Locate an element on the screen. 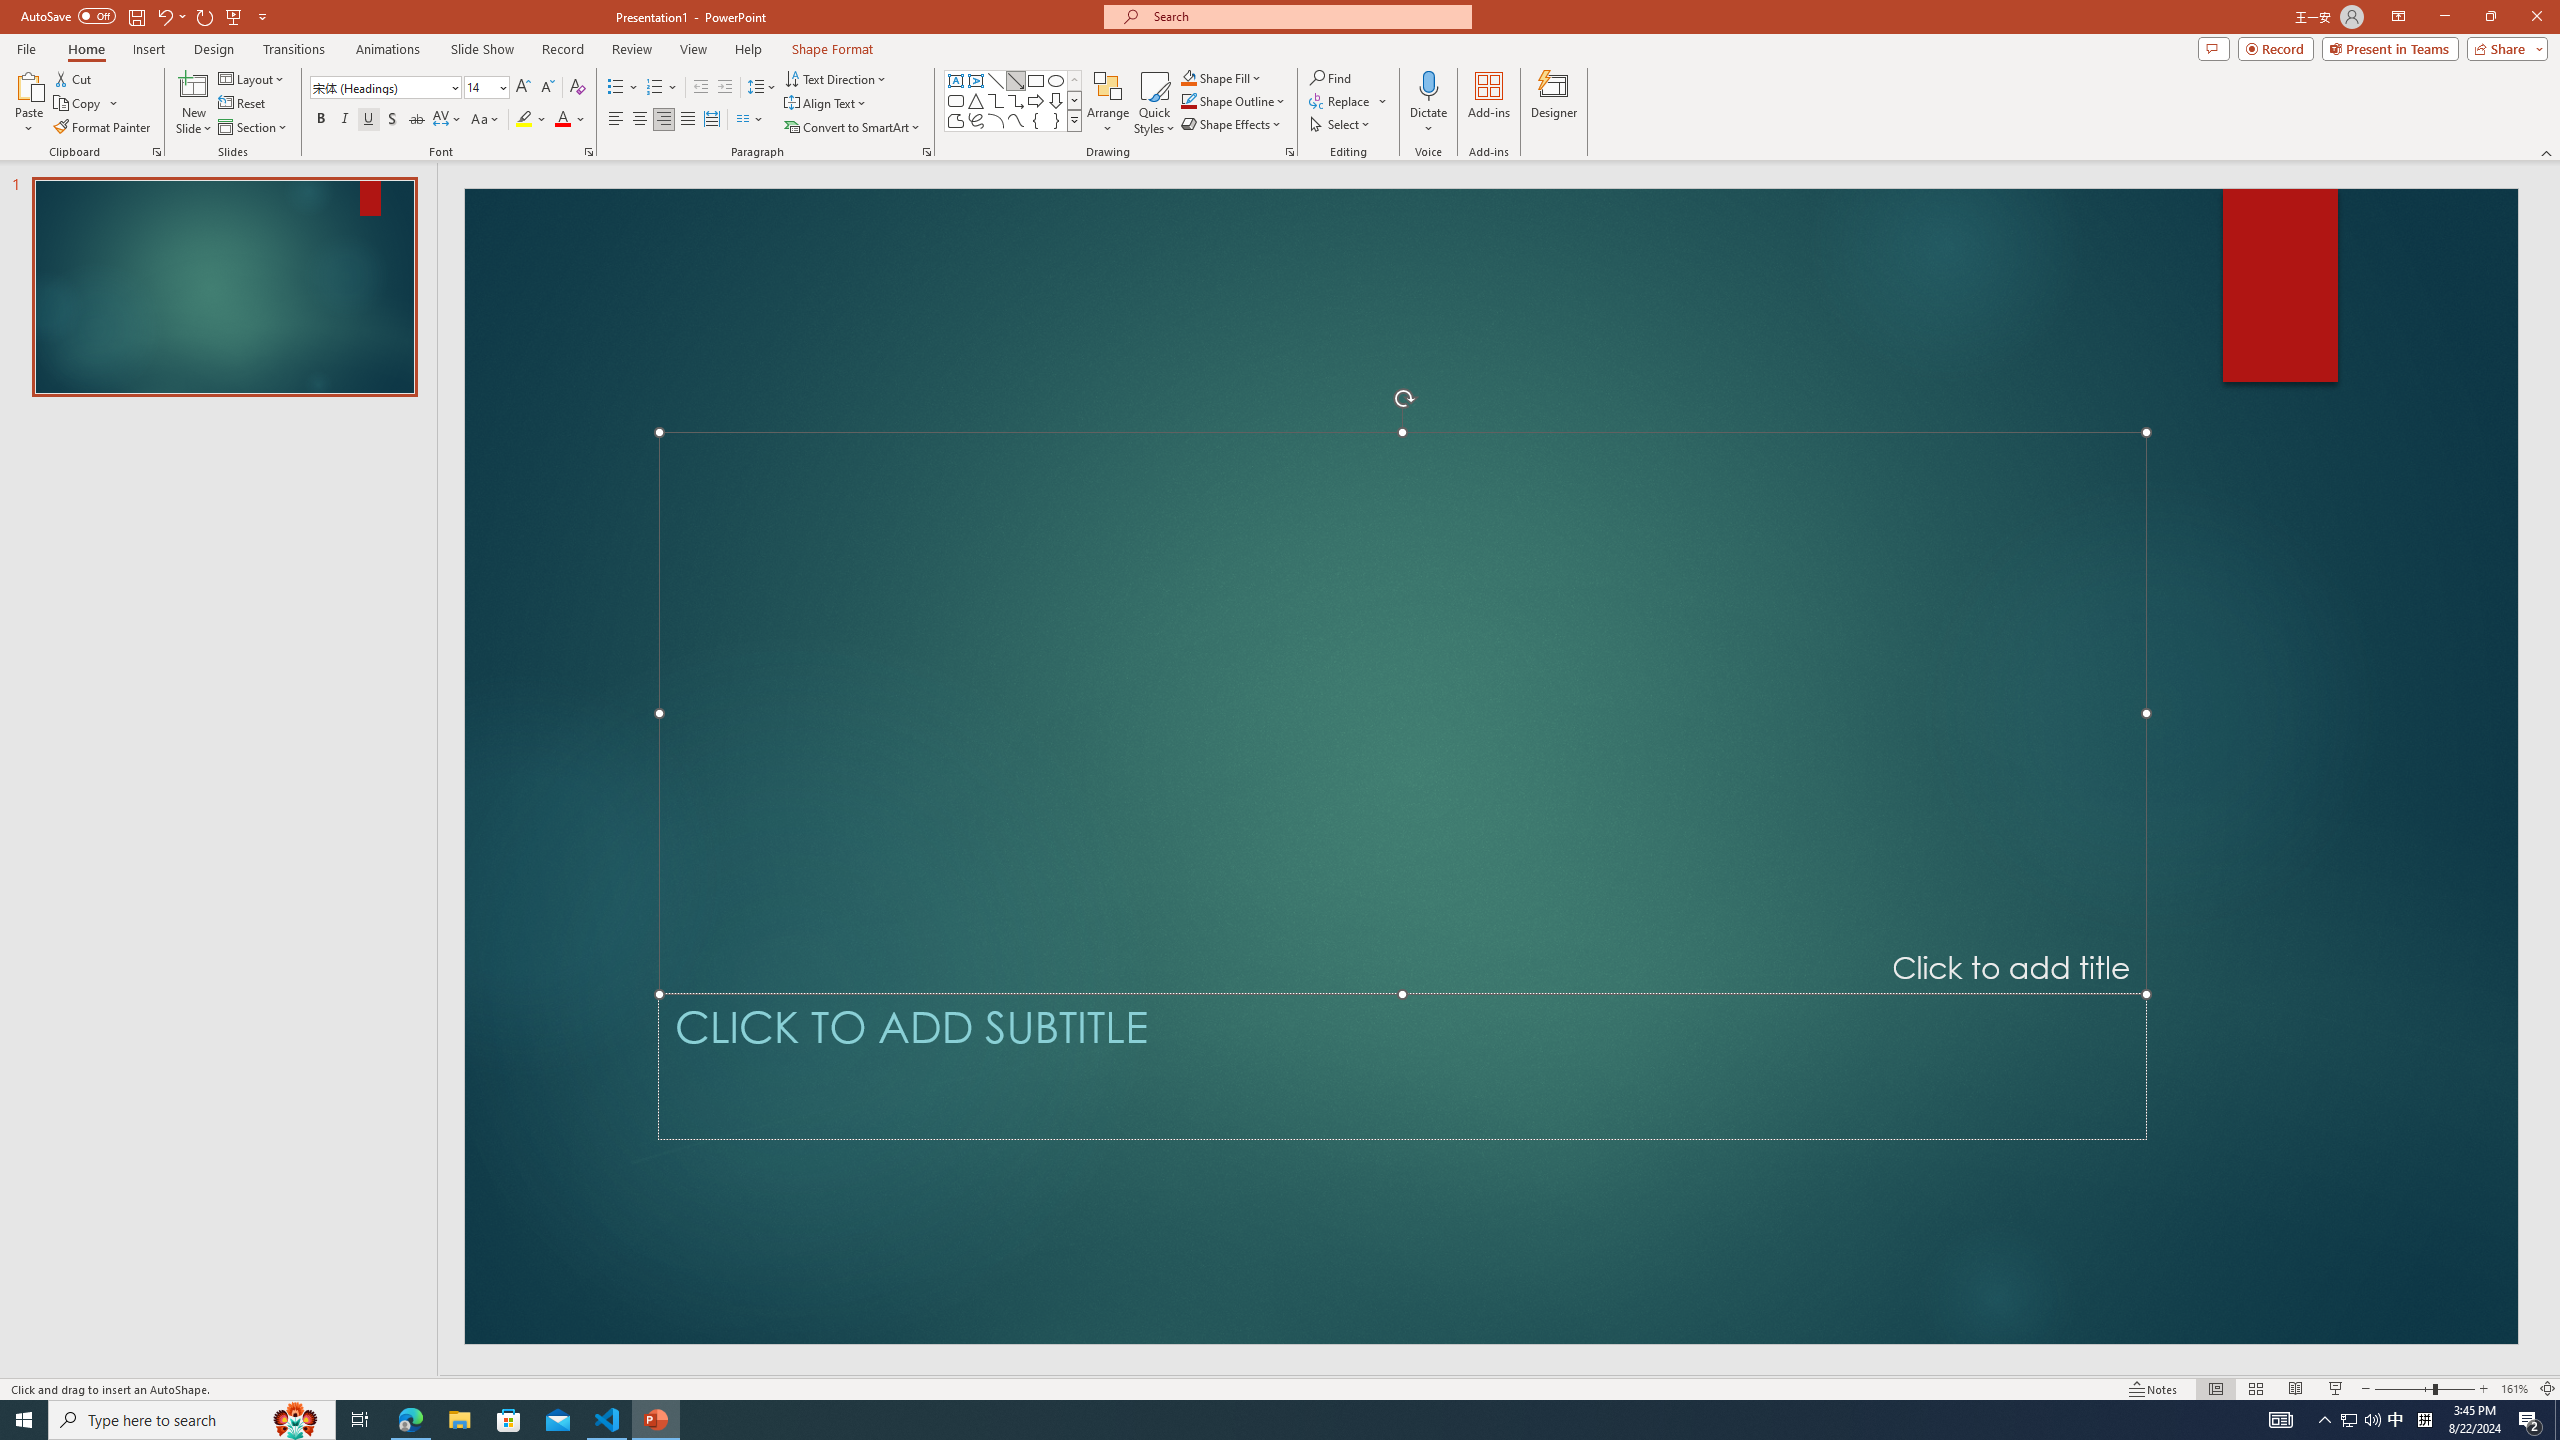 Image resolution: width=2560 pixels, height=1440 pixels. 'Zoom 161%' is located at coordinates (2515, 1389).